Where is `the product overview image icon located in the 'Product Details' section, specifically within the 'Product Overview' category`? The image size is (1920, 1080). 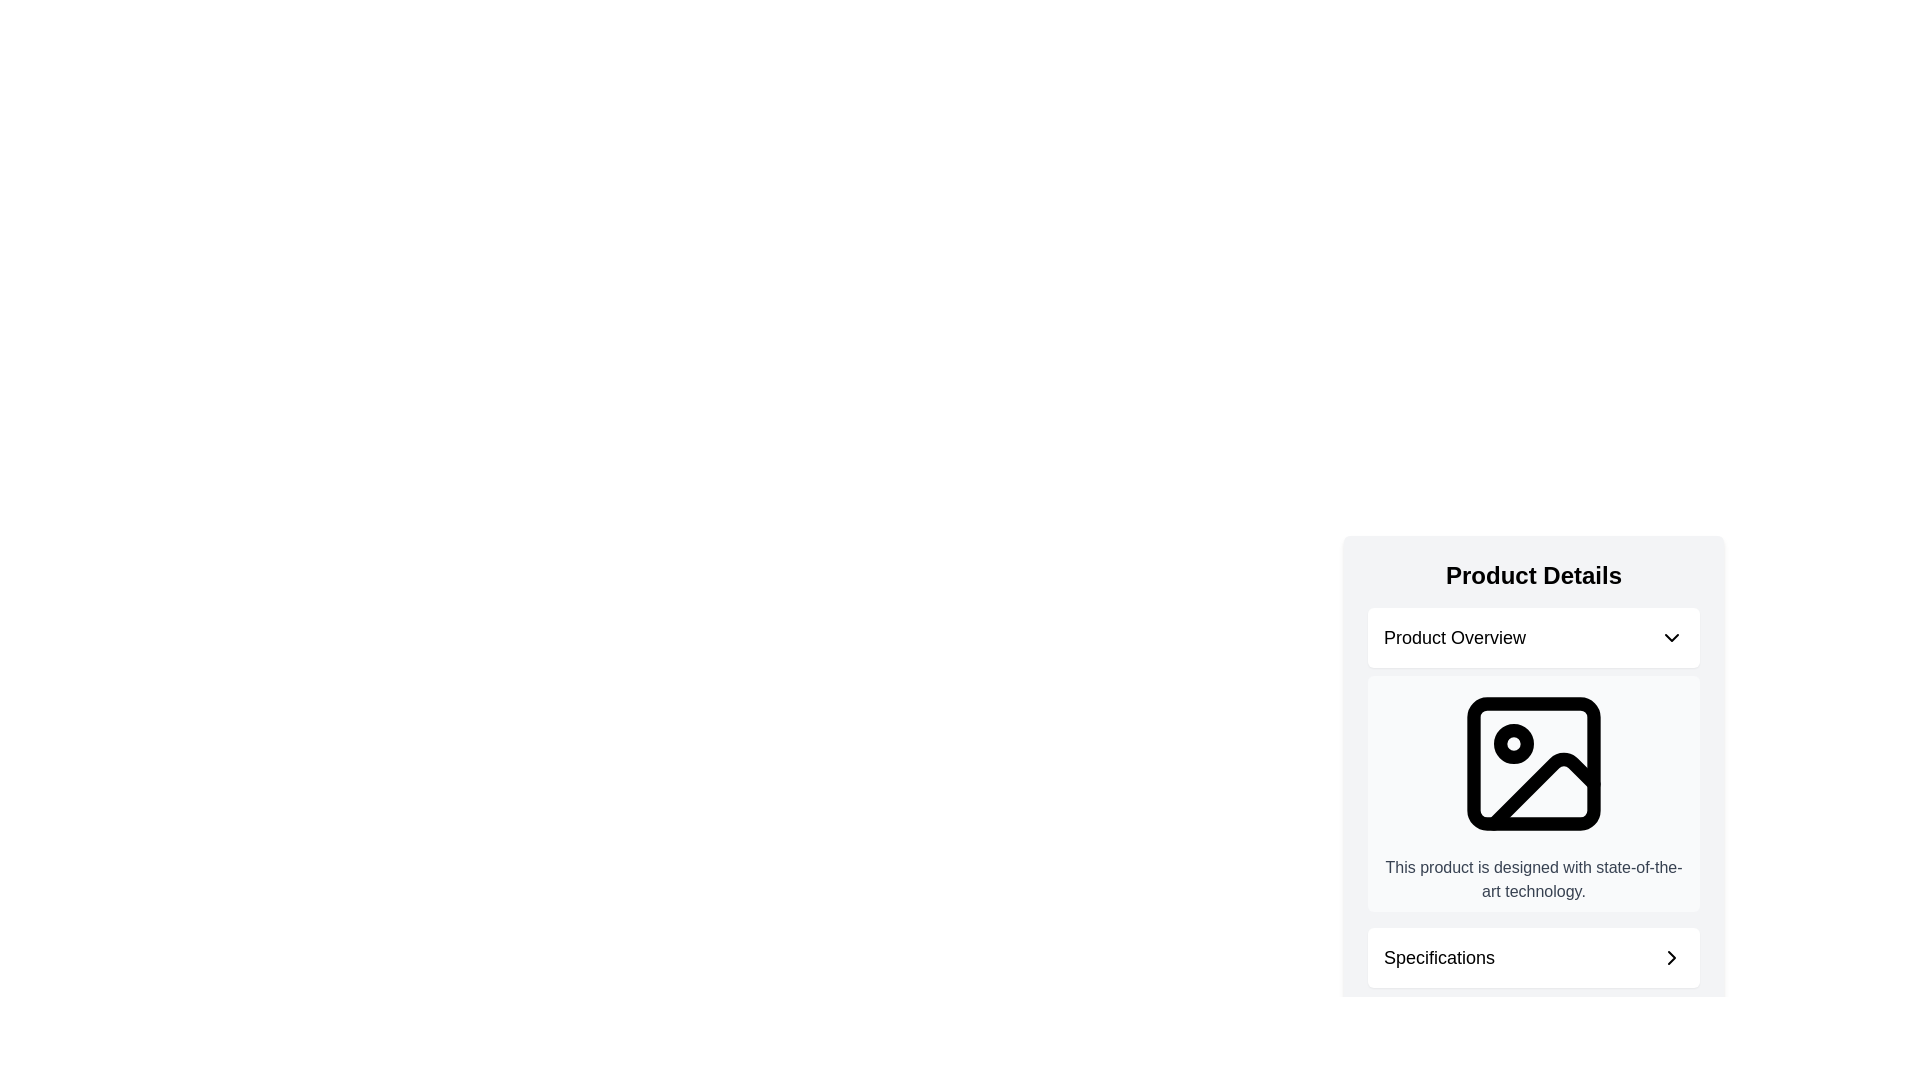 the product overview image icon located in the 'Product Details' section, specifically within the 'Product Overview' category is located at coordinates (1533, 763).